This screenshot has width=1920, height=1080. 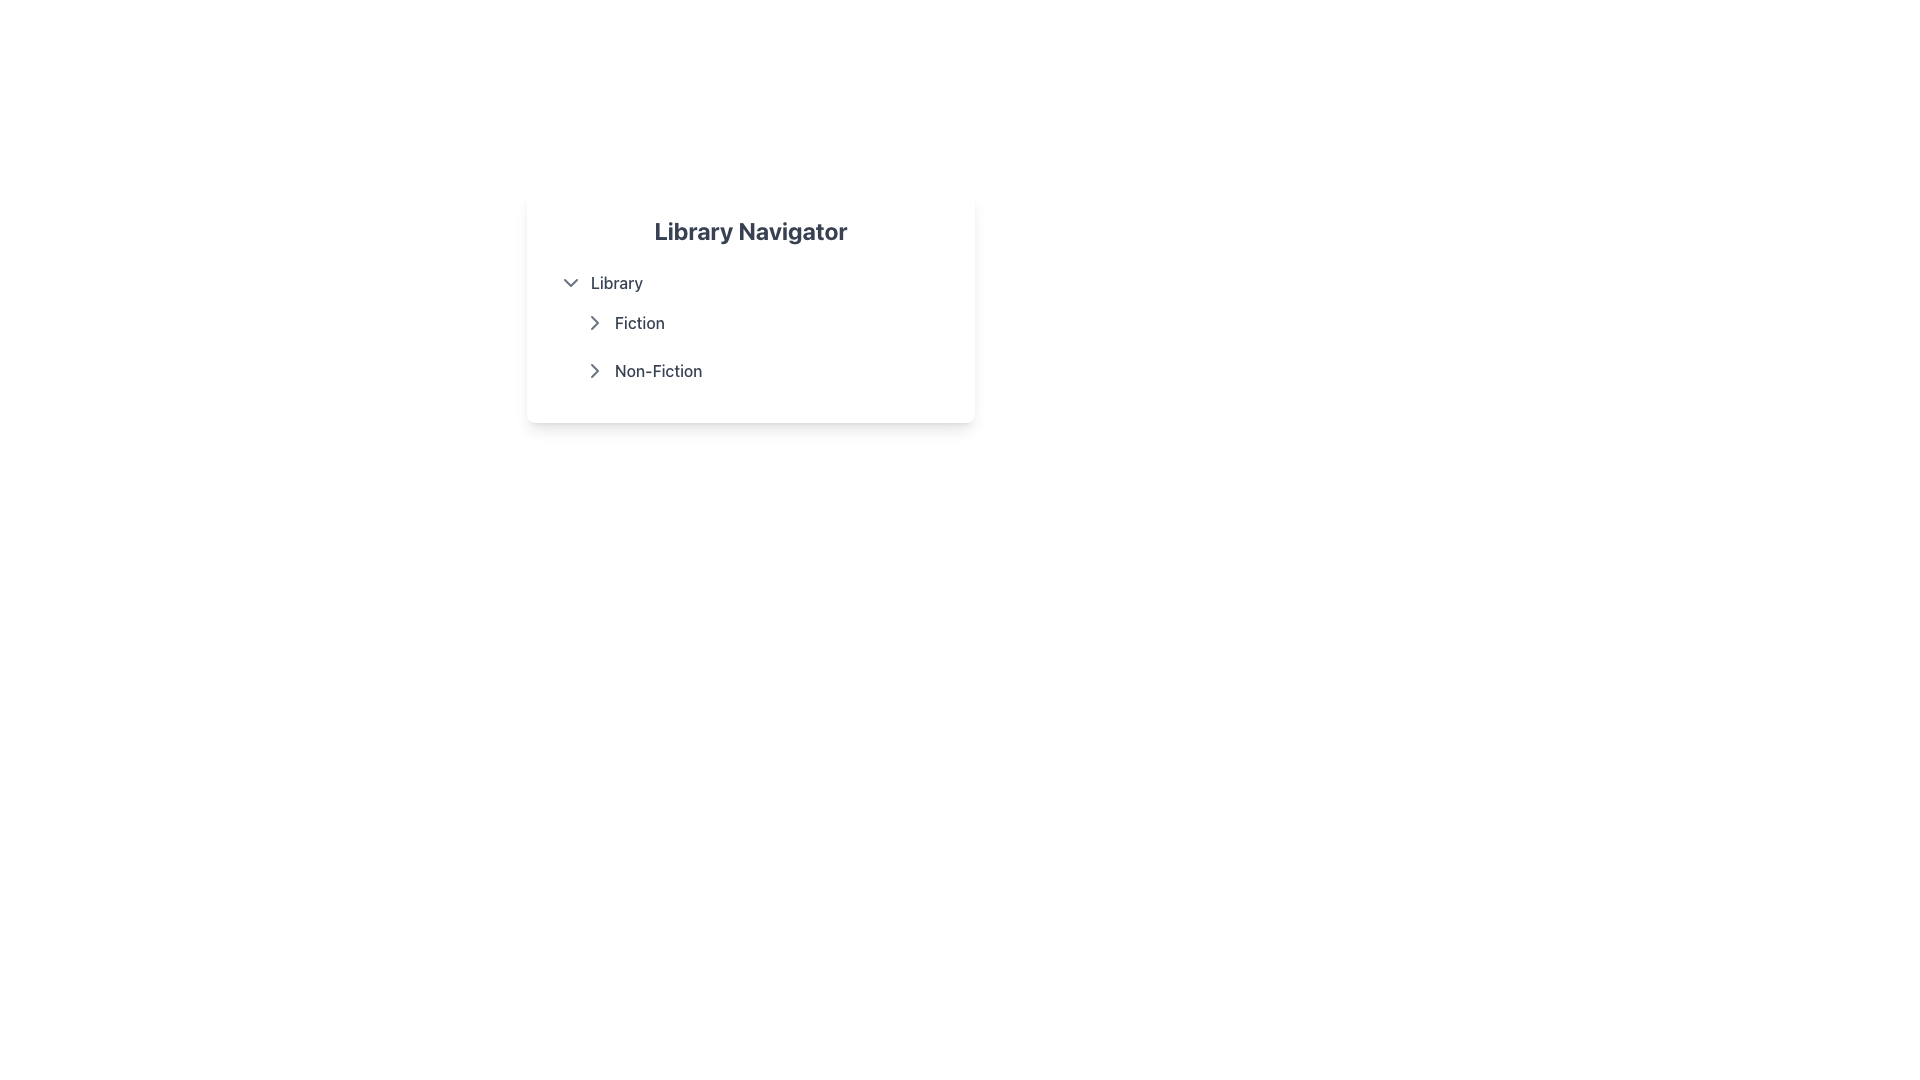 What do you see at coordinates (594, 370) in the screenshot?
I see `the chevron icon located in the vertical navigation menu preceding the 'Non-Fiction' label` at bounding box center [594, 370].